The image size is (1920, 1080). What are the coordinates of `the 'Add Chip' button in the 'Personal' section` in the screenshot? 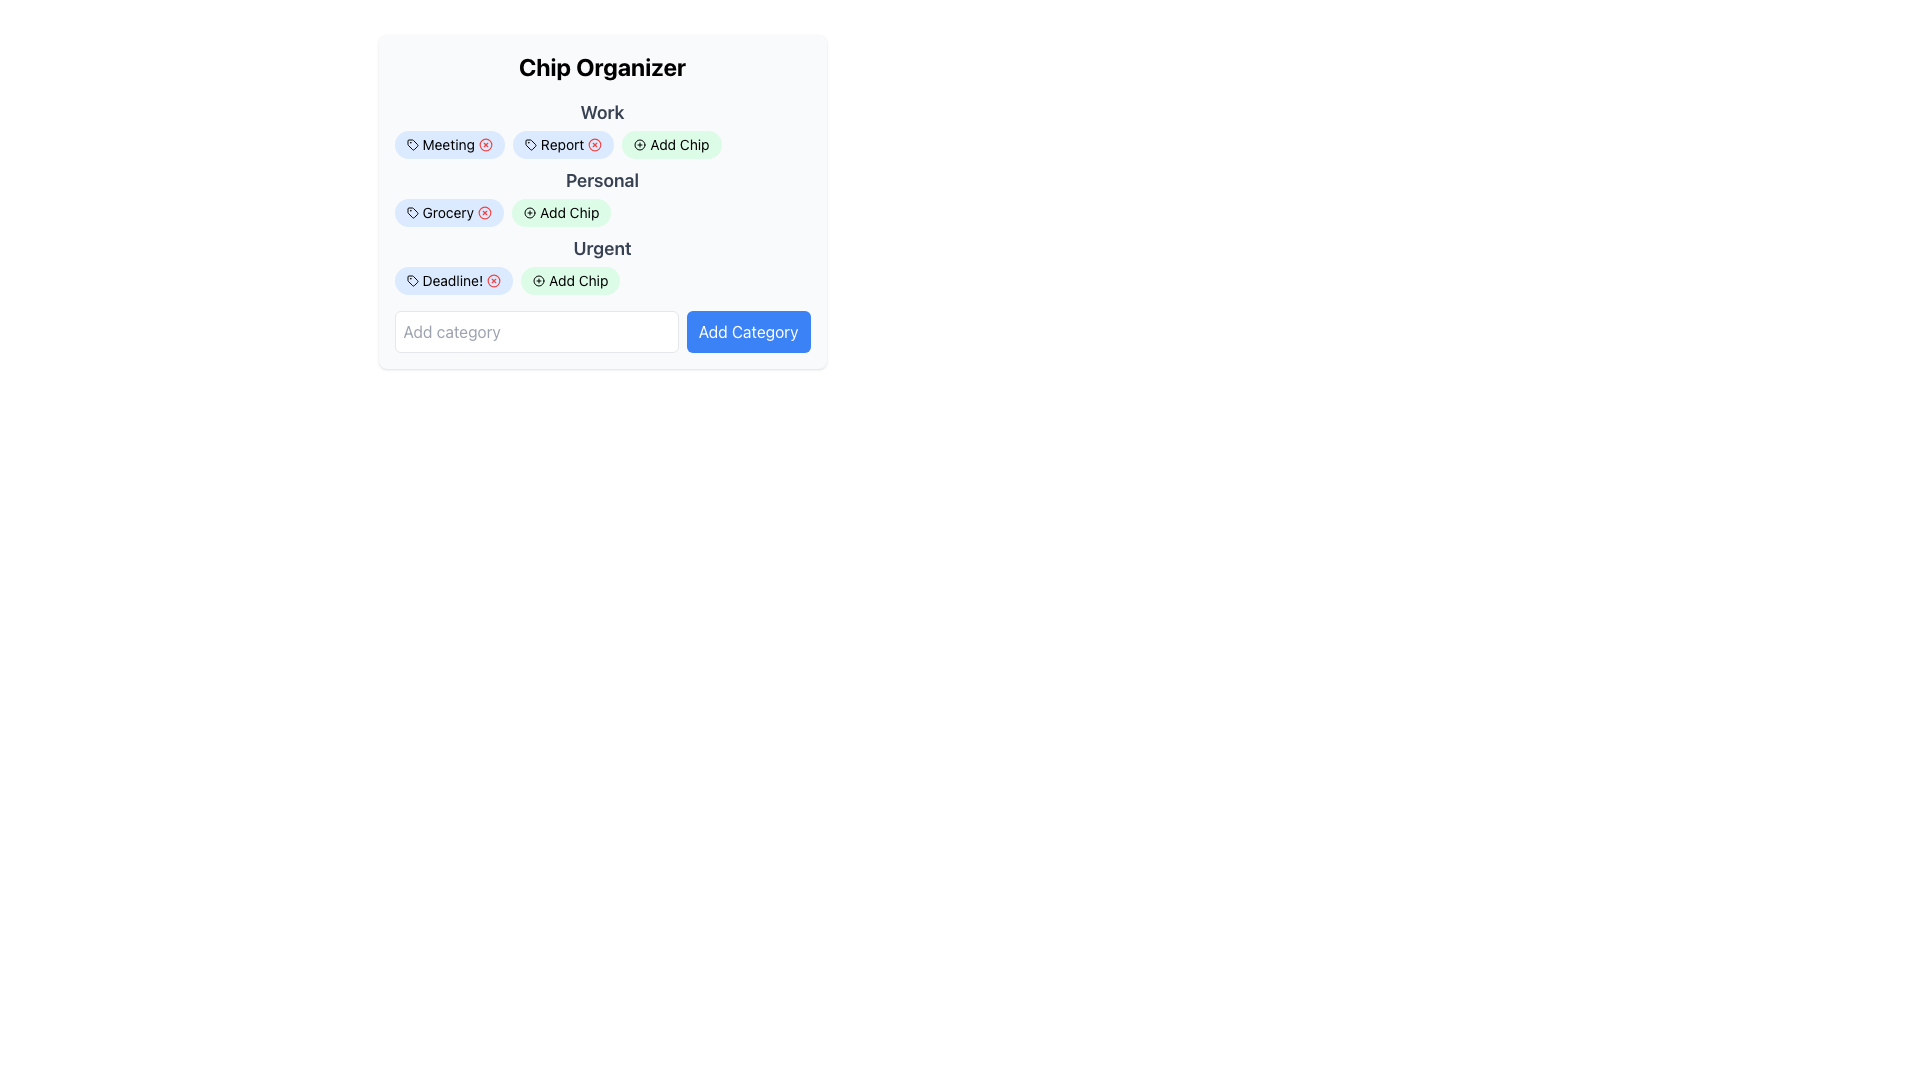 It's located at (601, 201).